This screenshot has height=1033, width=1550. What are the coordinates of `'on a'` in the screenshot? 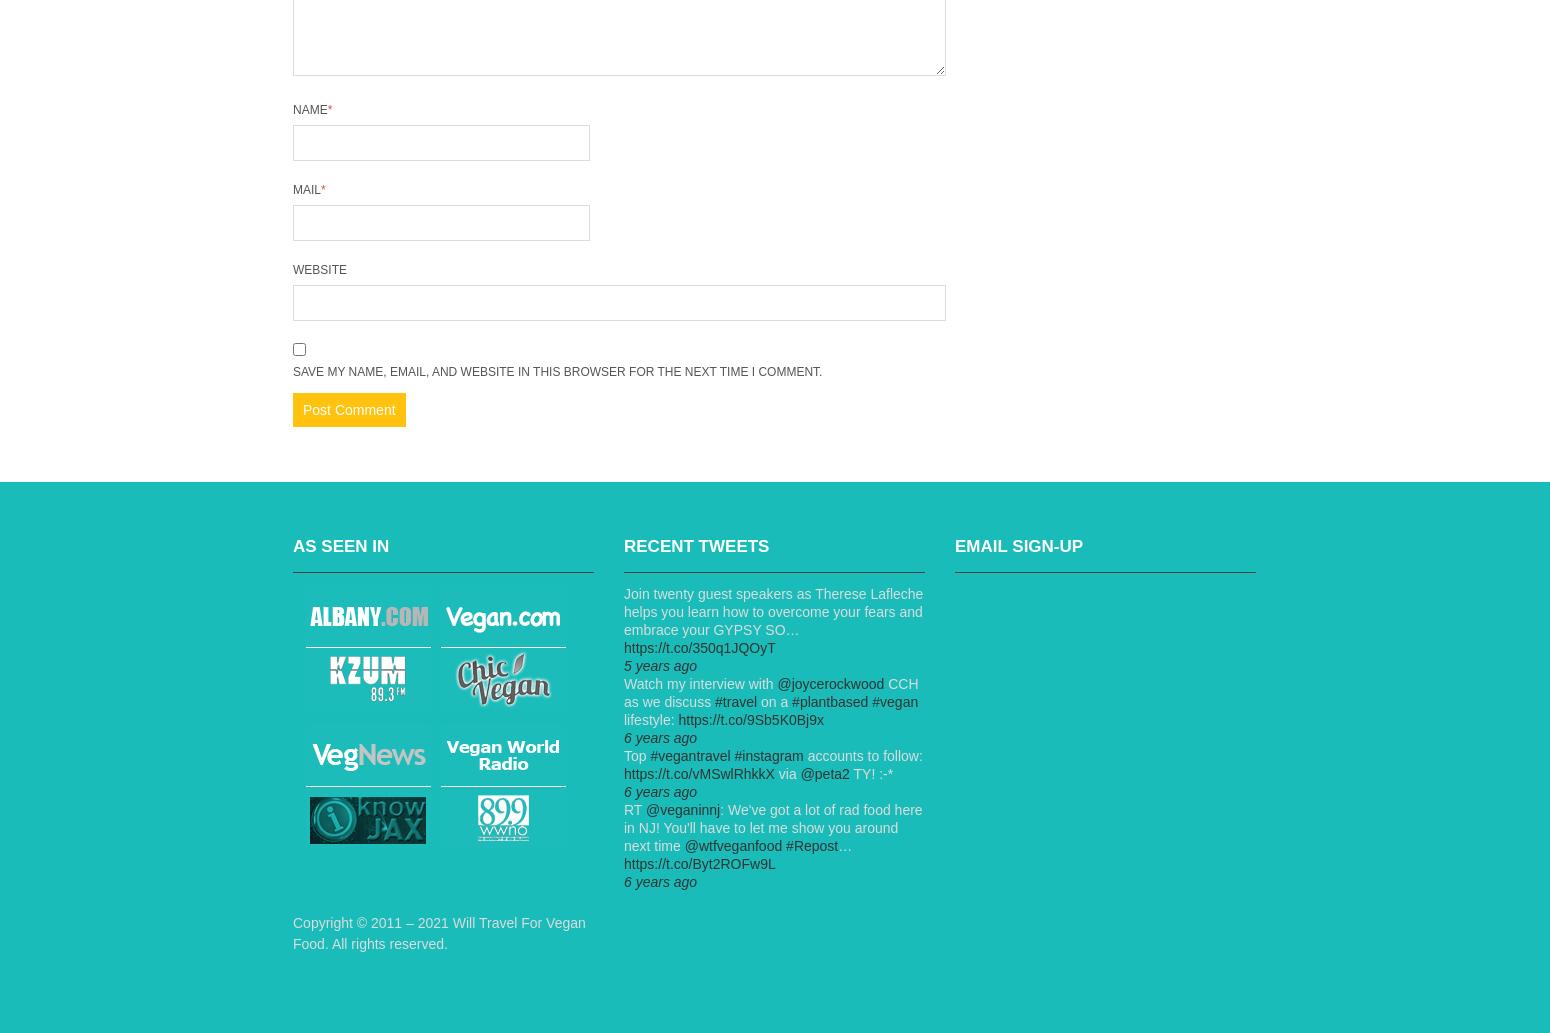 It's located at (774, 702).